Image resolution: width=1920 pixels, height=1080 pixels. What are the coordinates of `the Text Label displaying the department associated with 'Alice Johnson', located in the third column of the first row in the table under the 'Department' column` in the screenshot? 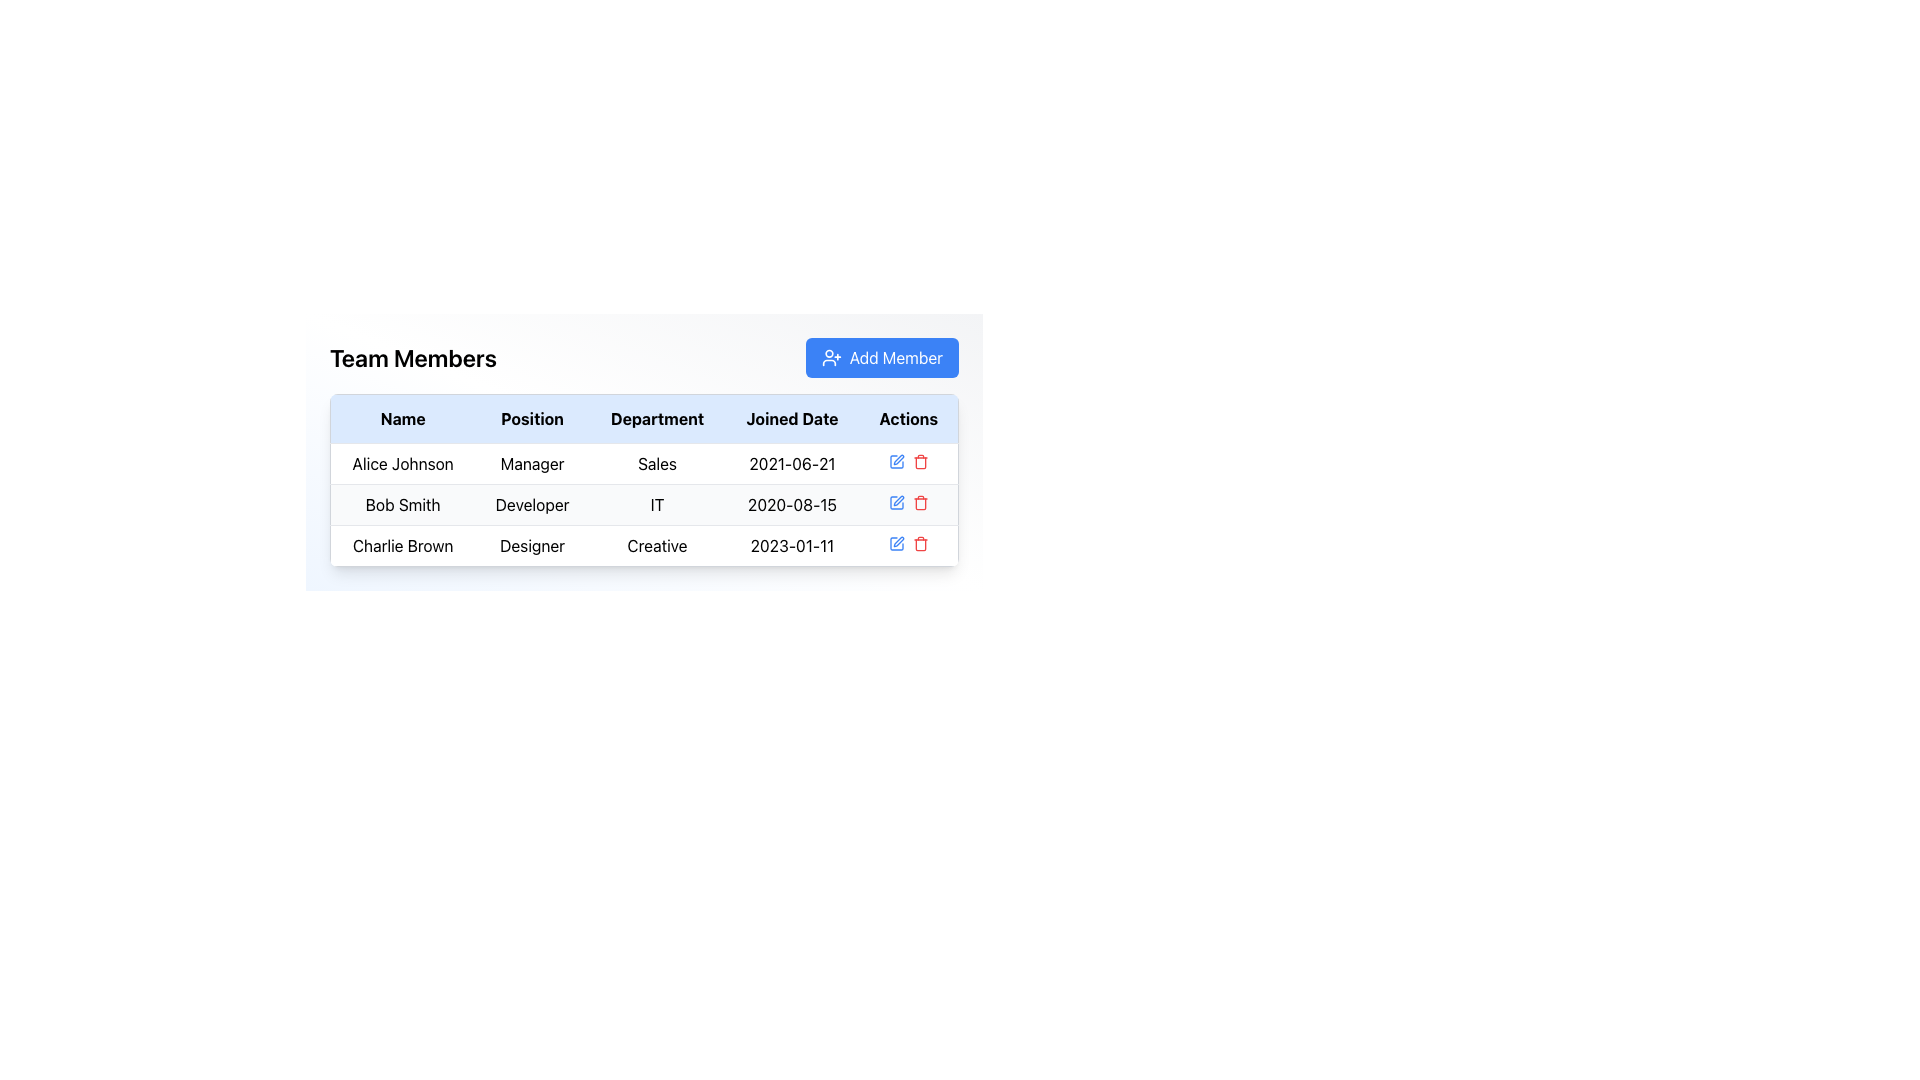 It's located at (657, 463).